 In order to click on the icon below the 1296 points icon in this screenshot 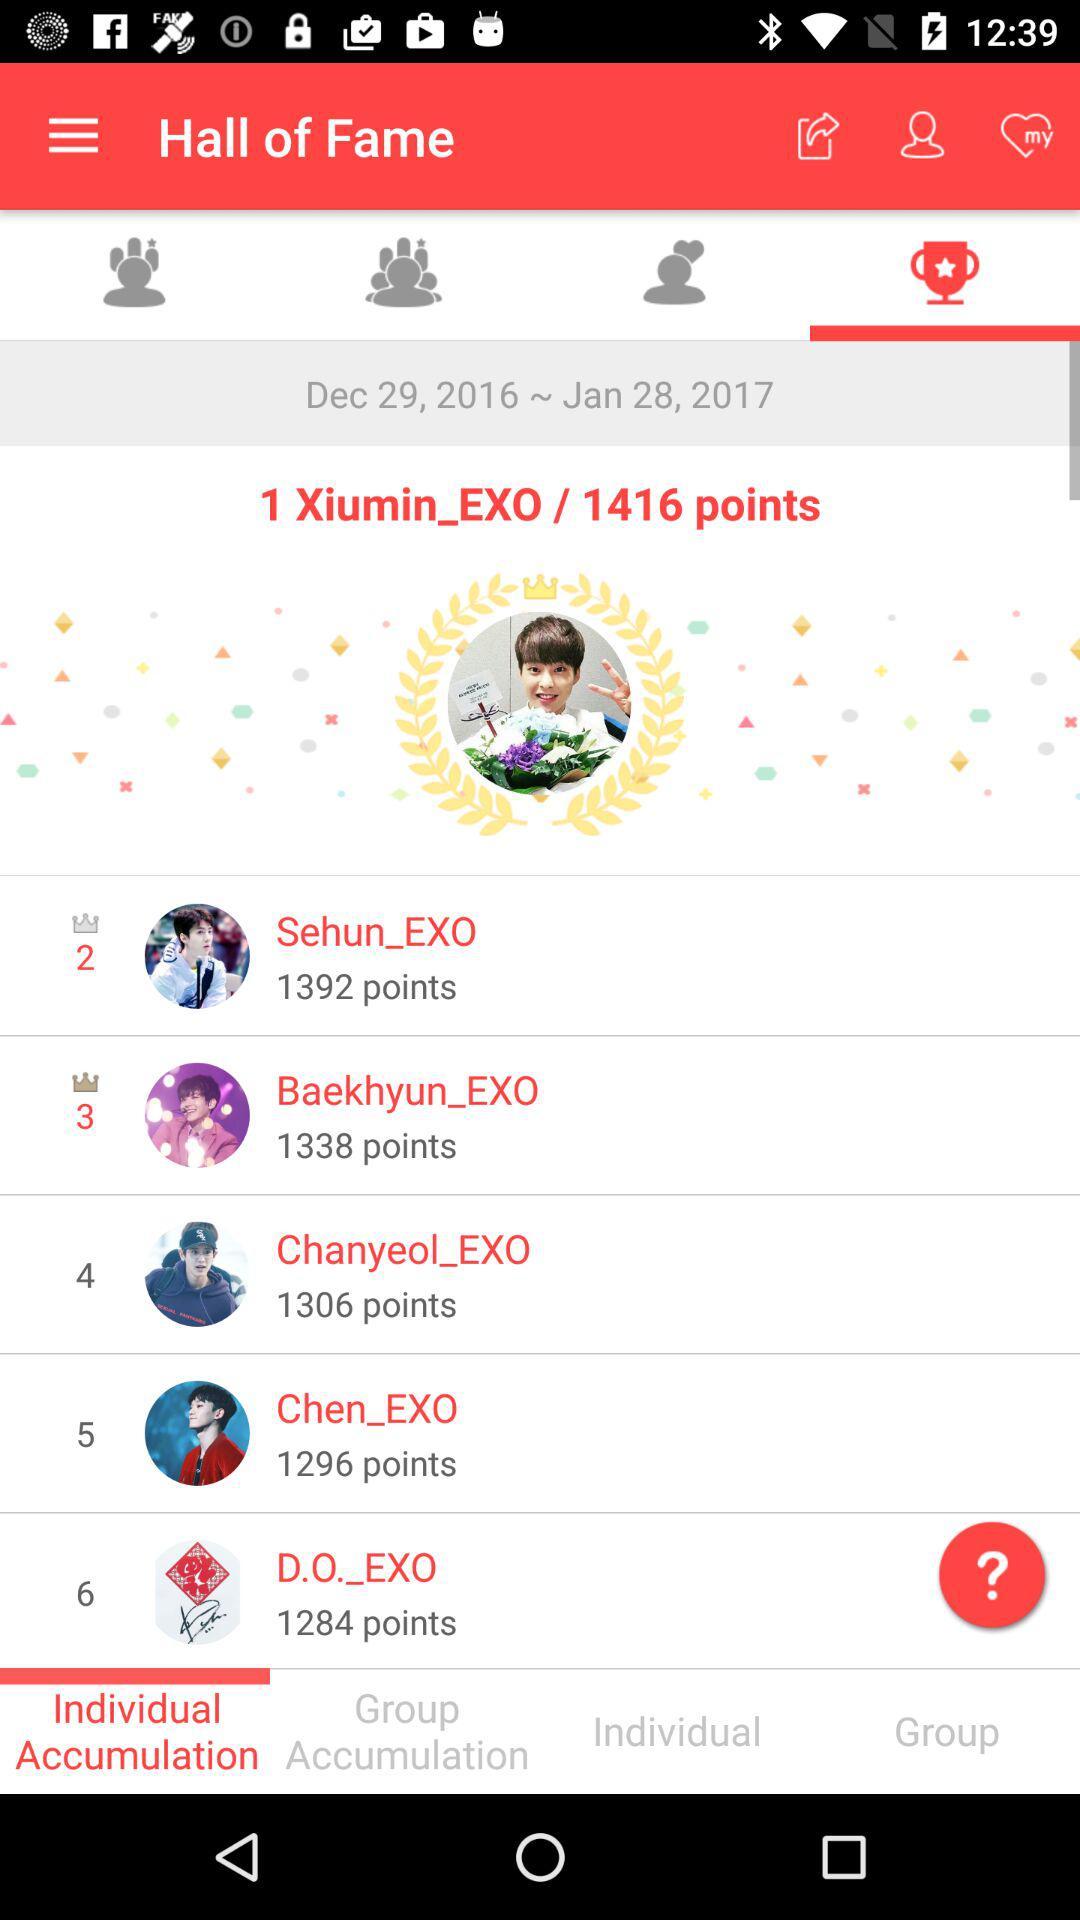, I will do `click(987, 1569)`.